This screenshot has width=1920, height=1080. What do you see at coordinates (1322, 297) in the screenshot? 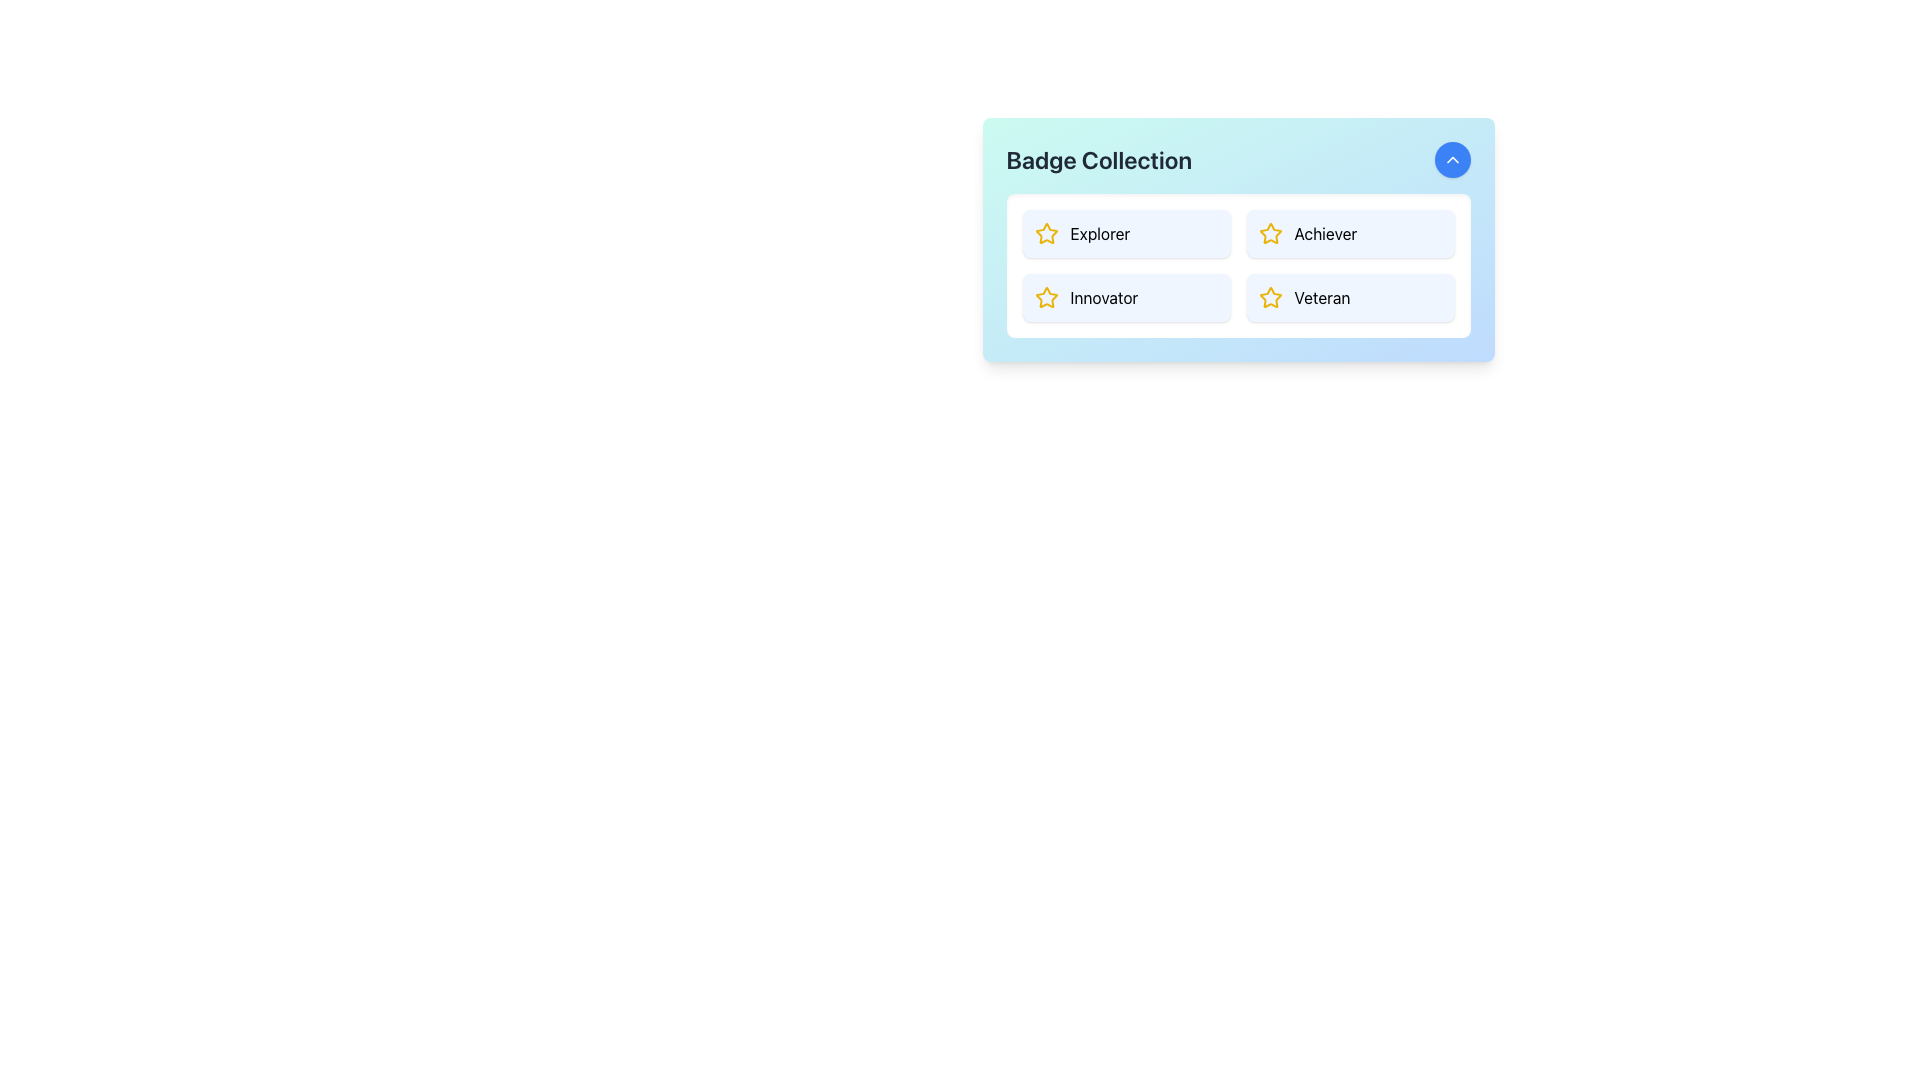
I see `the Text Label representing a category or status within the 'Badge Collection', located in the bottom right corner of the interface, specifically the fourth badge in a 2x2 grid layout` at bounding box center [1322, 297].